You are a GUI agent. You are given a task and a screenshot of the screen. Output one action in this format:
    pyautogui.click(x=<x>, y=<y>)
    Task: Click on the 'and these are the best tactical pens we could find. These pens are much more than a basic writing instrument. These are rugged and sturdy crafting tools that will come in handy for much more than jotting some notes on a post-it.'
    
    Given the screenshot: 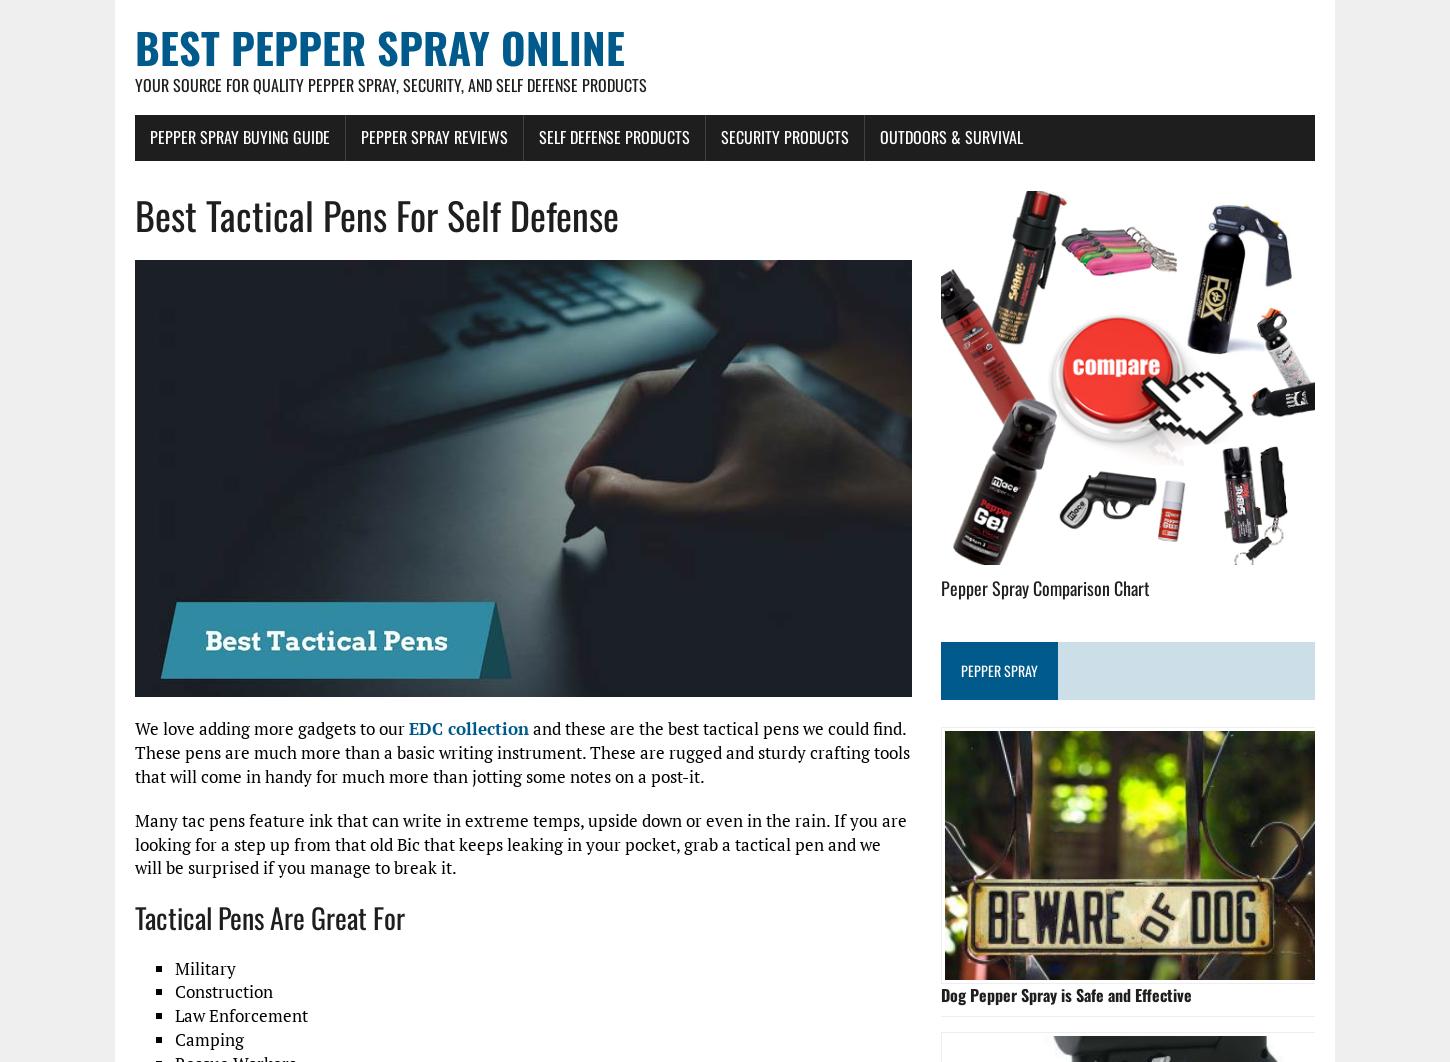 What is the action you would take?
    pyautogui.click(x=522, y=752)
    